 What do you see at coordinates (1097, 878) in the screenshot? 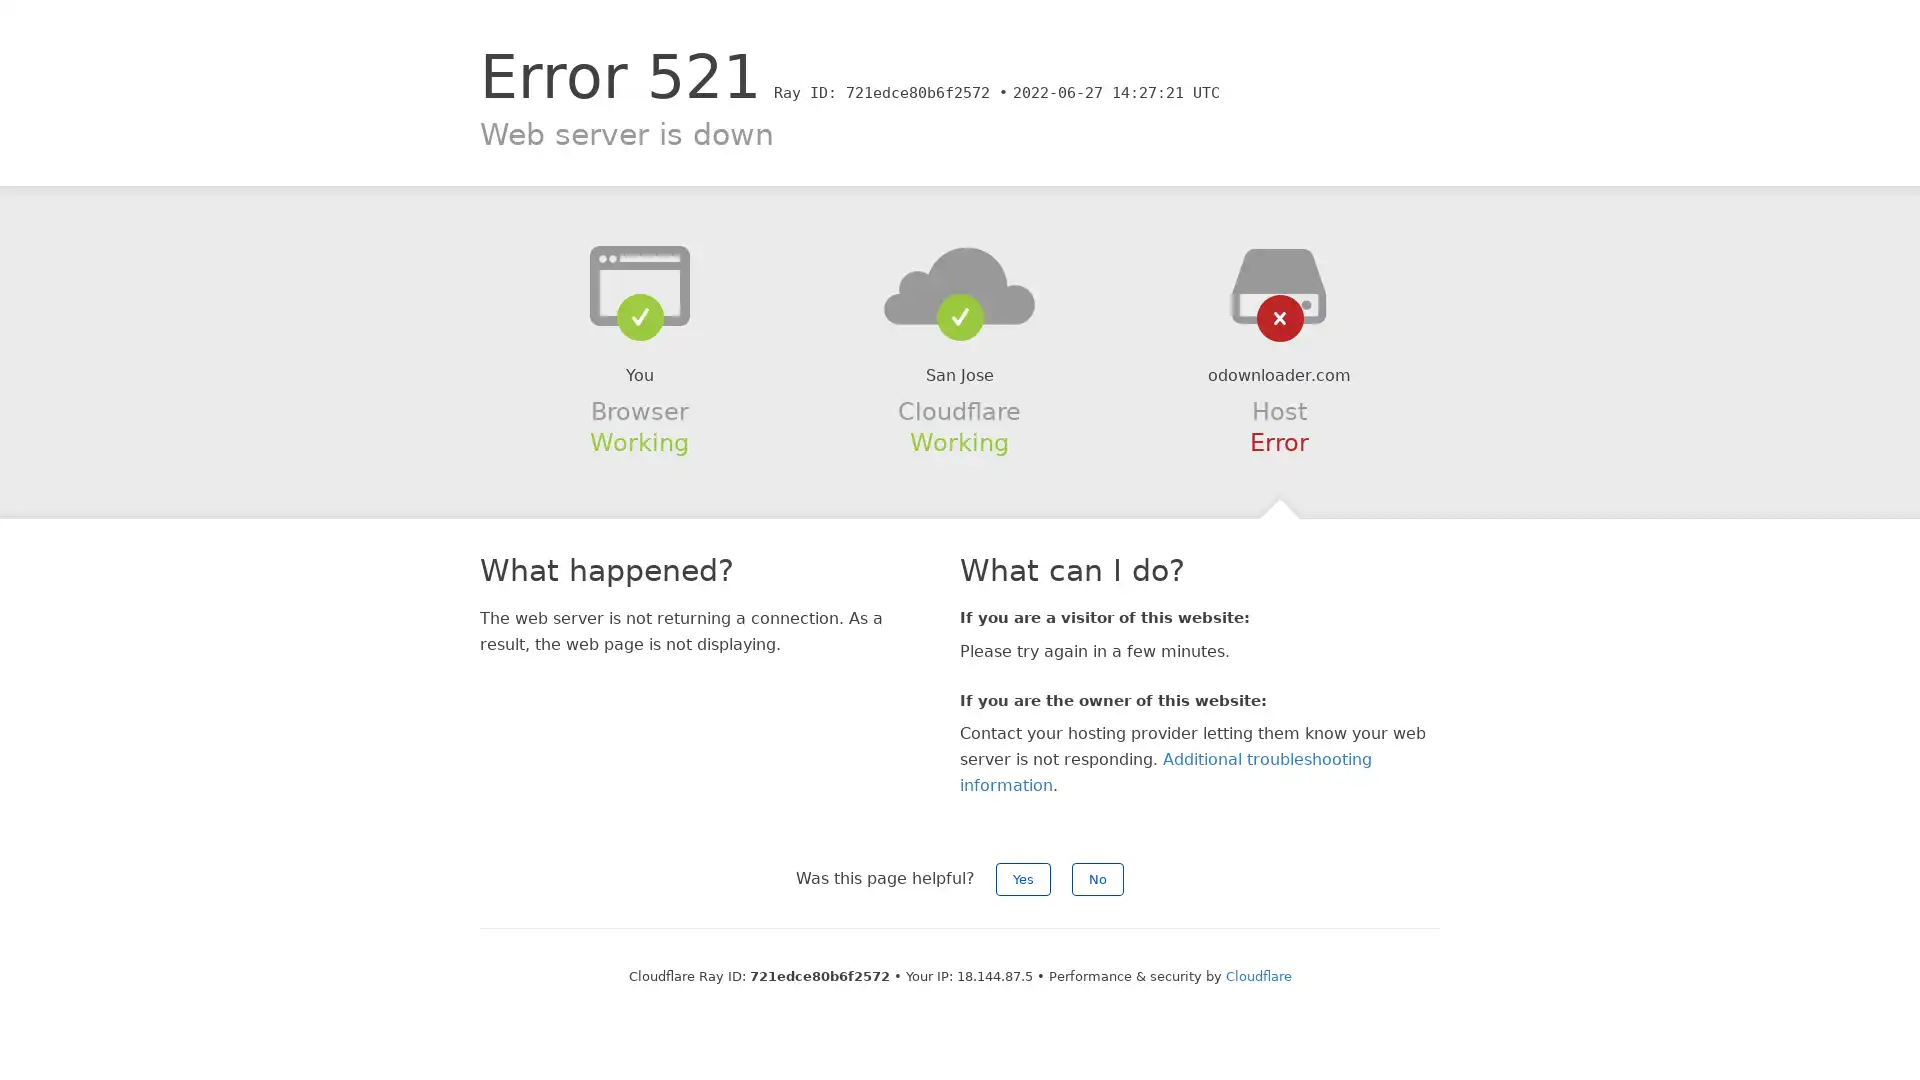
I see `No` at bounding box center [1097, 878].